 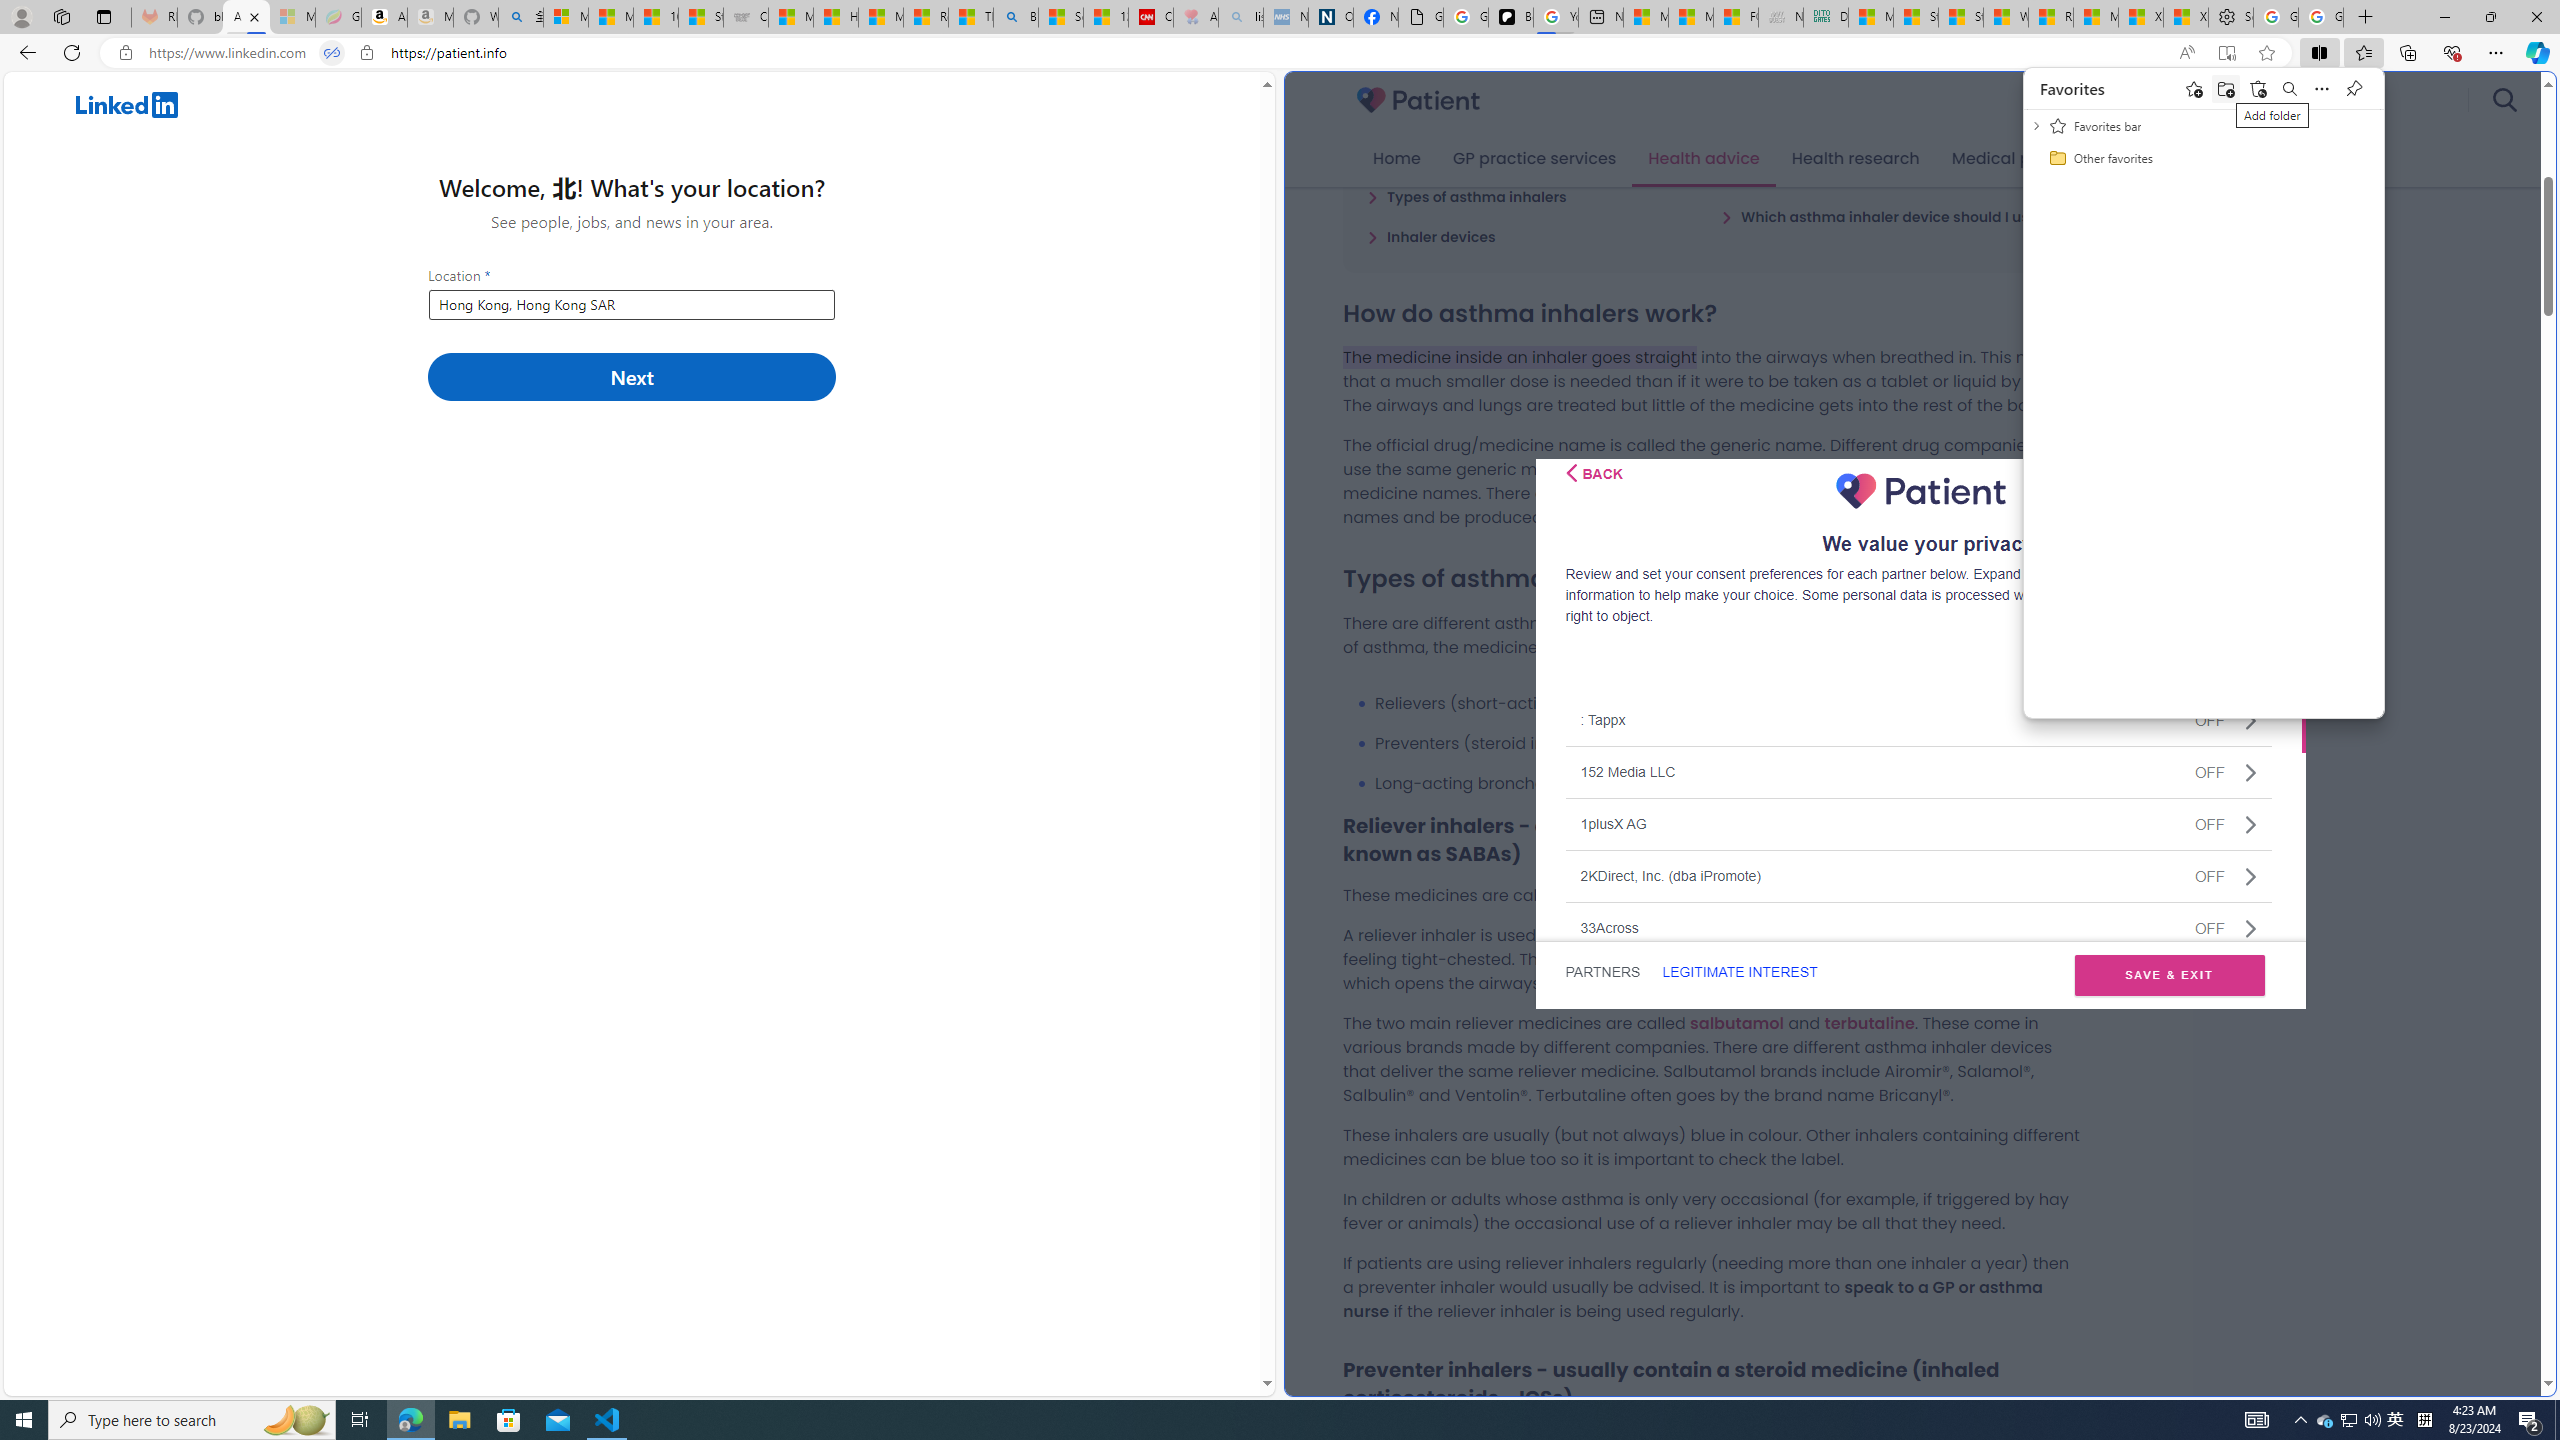 What do you see at coordinates (1736, 1022) in the screenshot?
I see `'salbutamol'` at bounding box center [1736, 1022].